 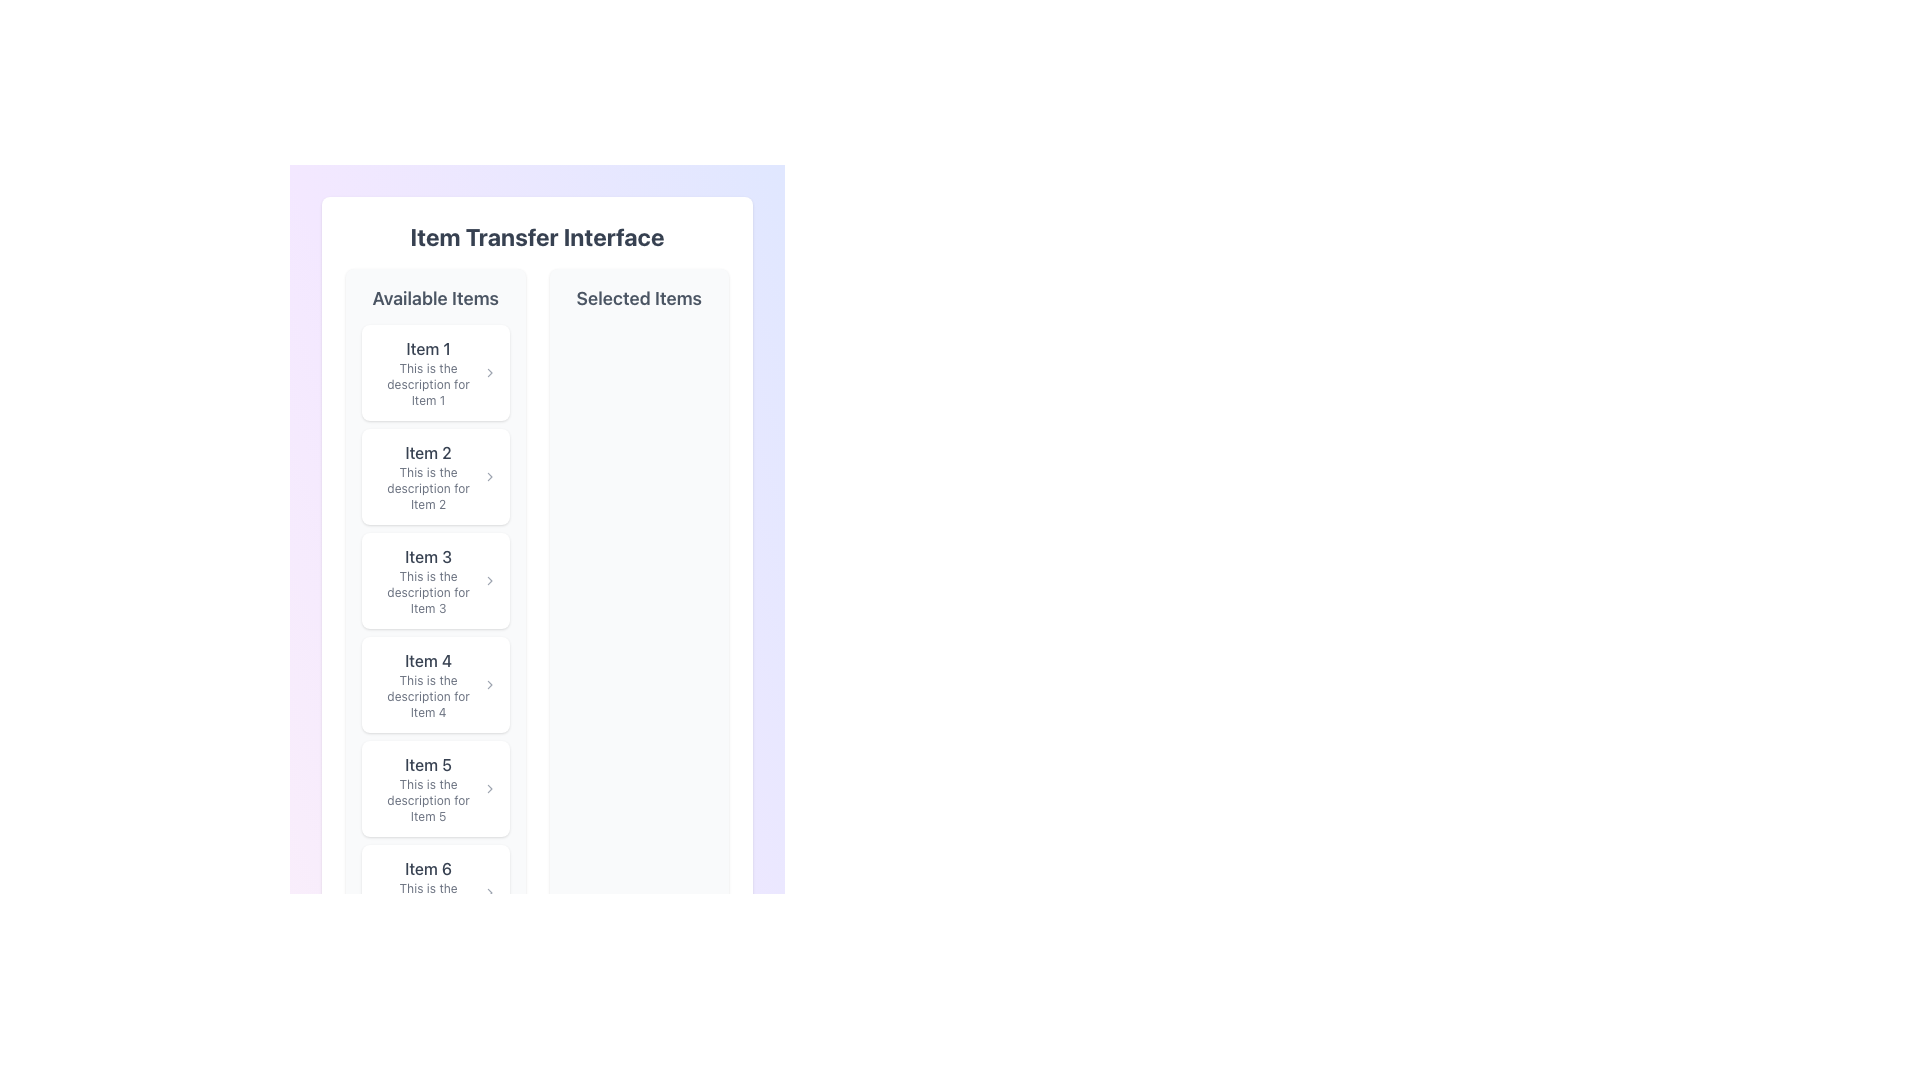 I want to click on static text 'This is the description for Item 2' located in the second row of the left panel titled 'Available Items', beneath the title 'Item 2', so click(x=427, y=489).